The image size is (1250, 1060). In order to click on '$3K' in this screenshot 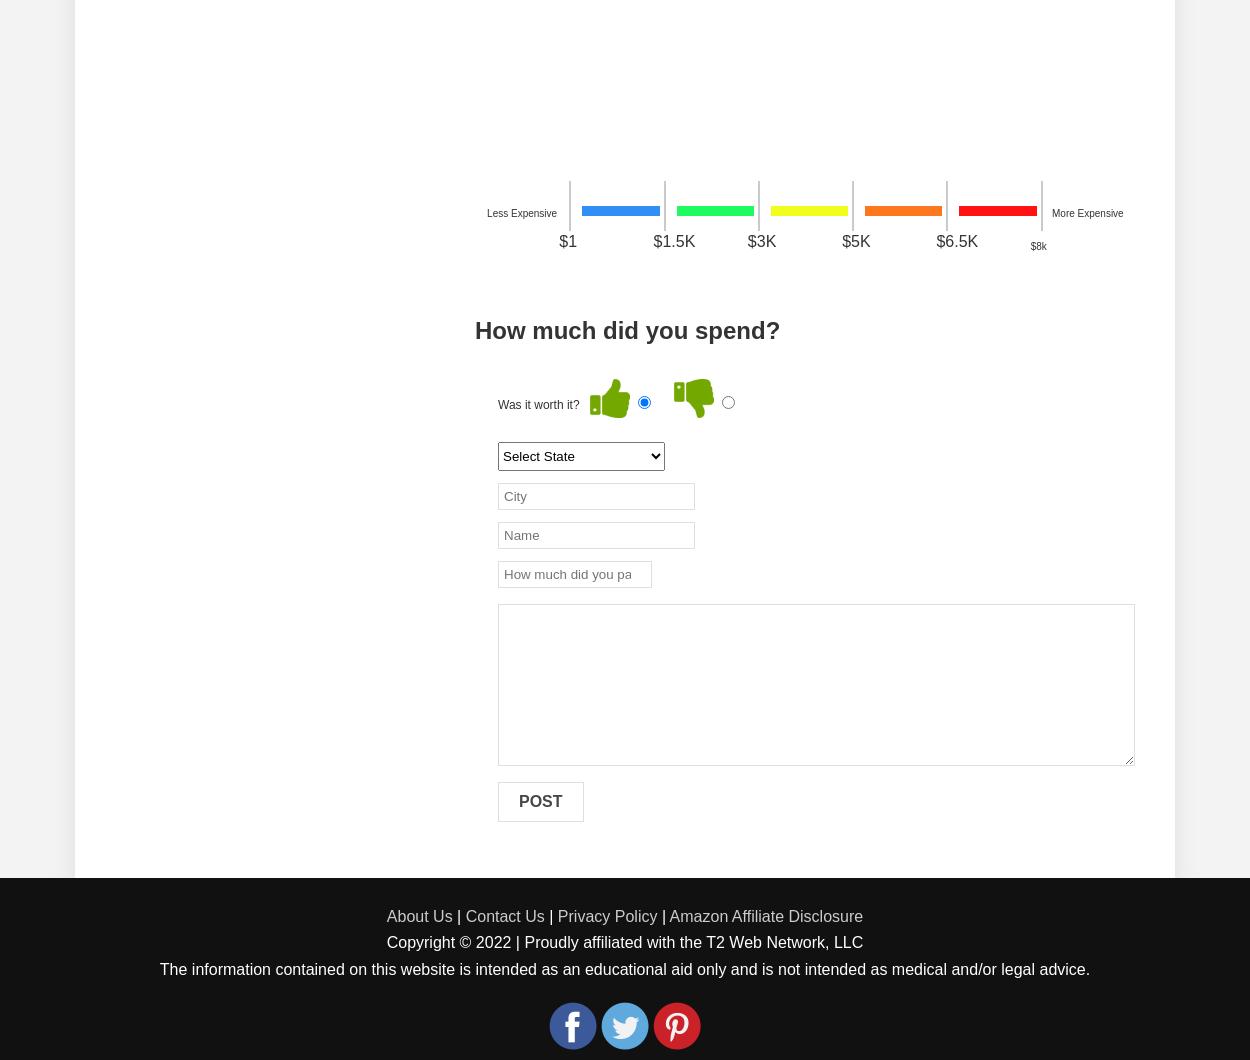, I will do `click(746, 240)`.